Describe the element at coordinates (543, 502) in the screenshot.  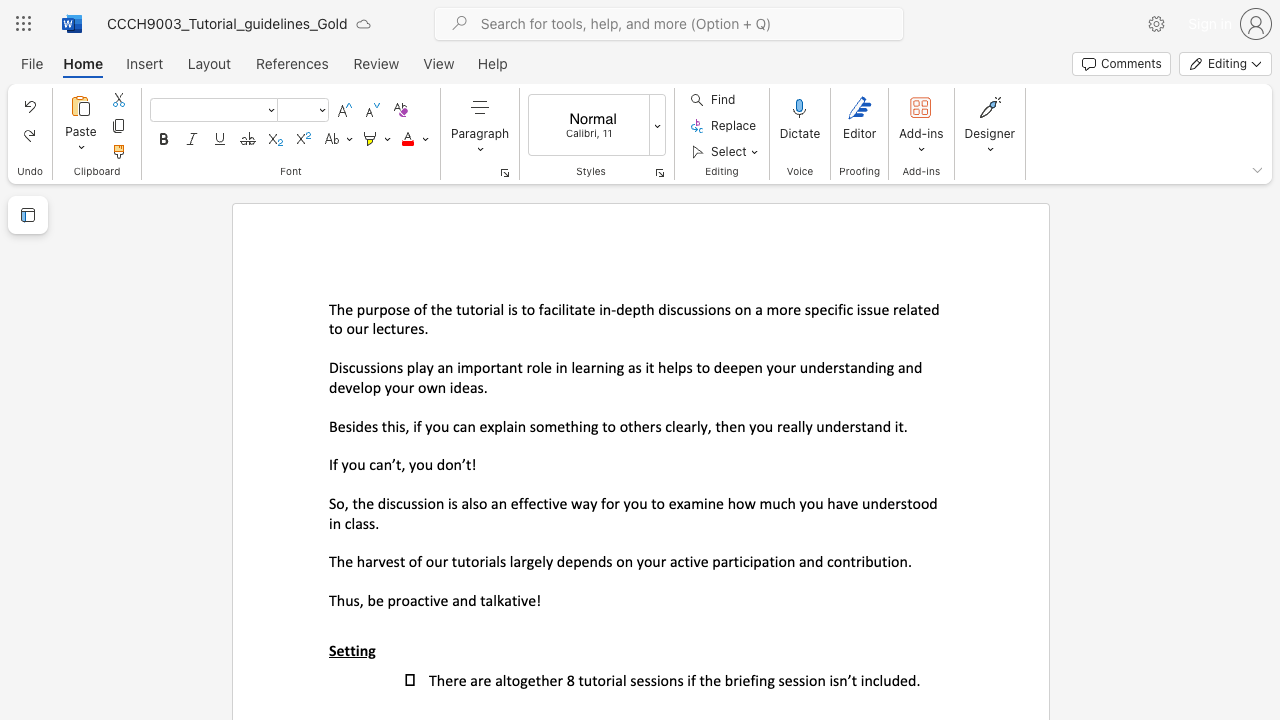
I see `the subset text "tive way for you to examine" within the text "So, the discussion is also an effective way for you to examine how much you have understood in class."` at that location.